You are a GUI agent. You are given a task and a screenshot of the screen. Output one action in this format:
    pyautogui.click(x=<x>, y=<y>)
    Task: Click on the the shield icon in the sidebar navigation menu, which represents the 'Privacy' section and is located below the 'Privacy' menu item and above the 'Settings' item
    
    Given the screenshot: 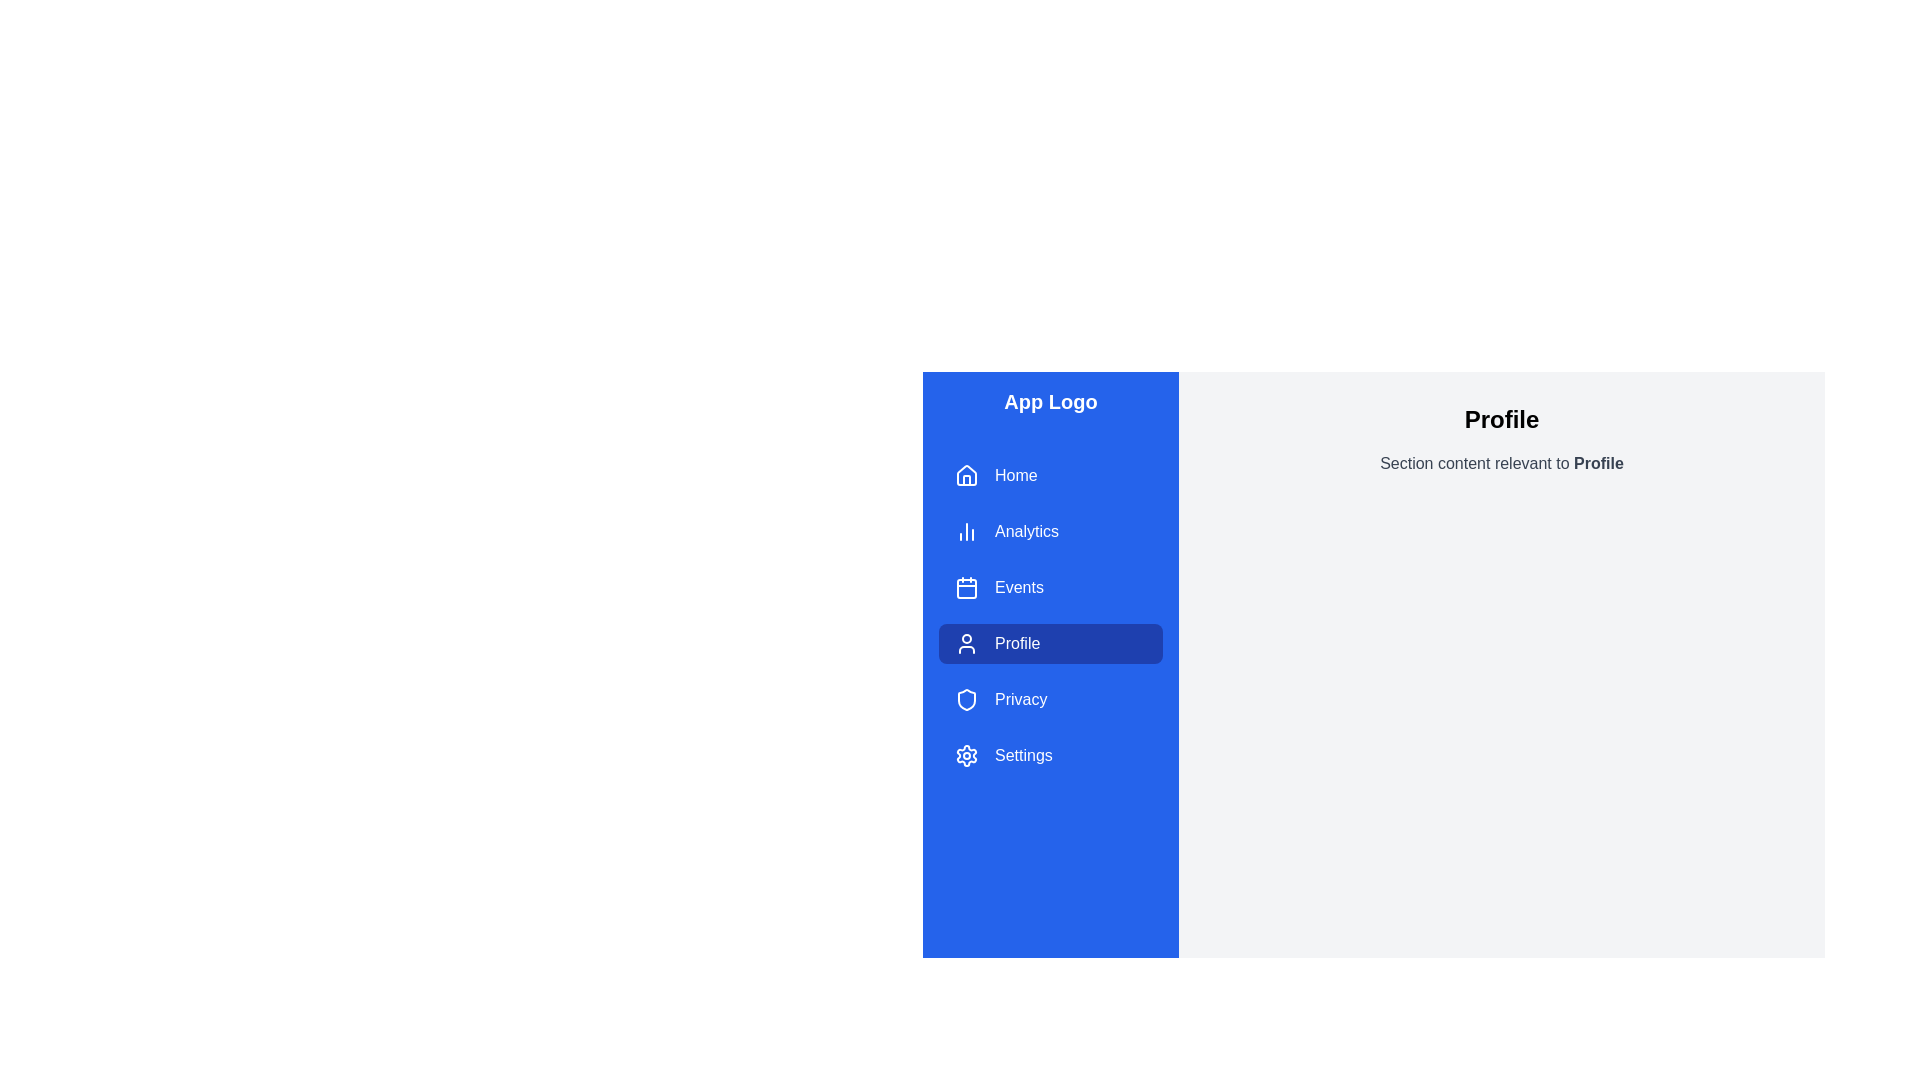 What is the action you would take?
    pyautogui.click(x=966, y=698)
    